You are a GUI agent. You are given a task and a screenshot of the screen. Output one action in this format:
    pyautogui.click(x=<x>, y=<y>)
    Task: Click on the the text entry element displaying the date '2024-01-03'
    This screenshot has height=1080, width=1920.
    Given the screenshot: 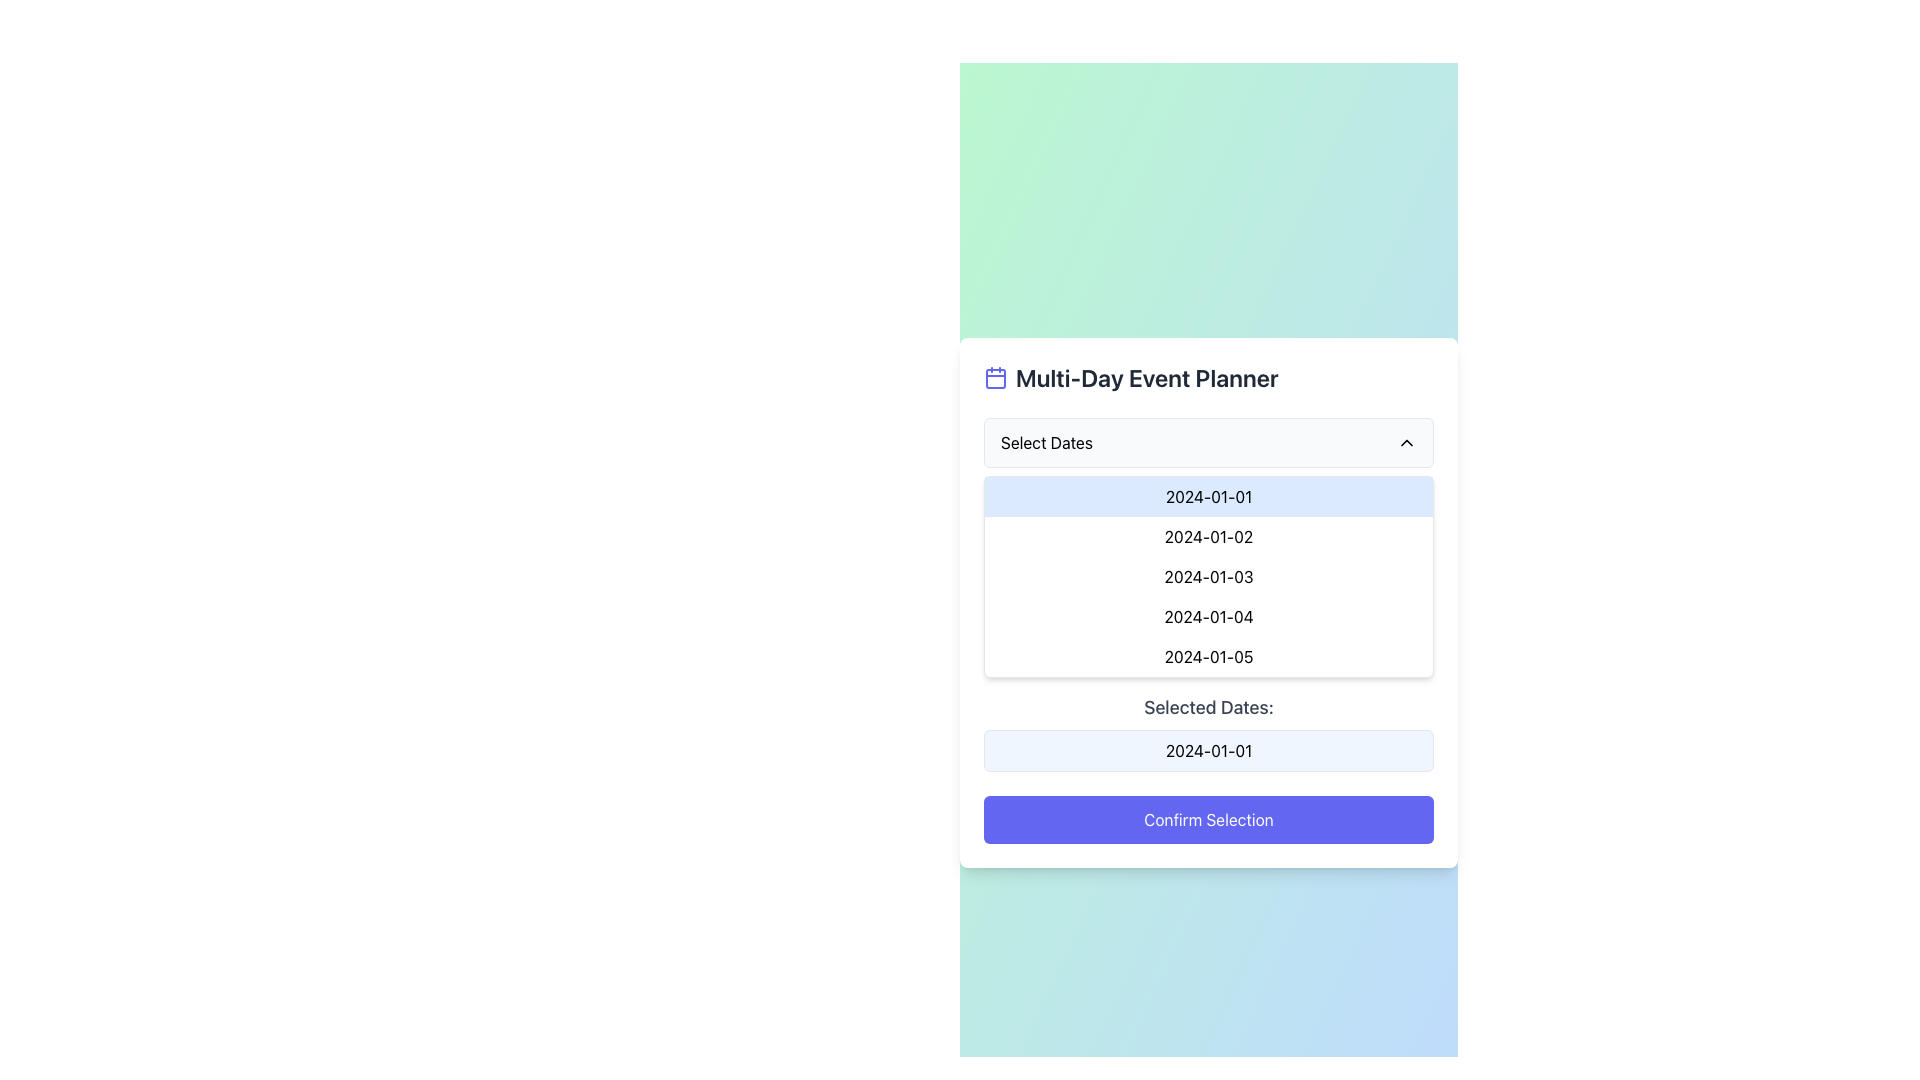 What is the action you would take?
    pyautogui.click(x=1208, y=577)
    